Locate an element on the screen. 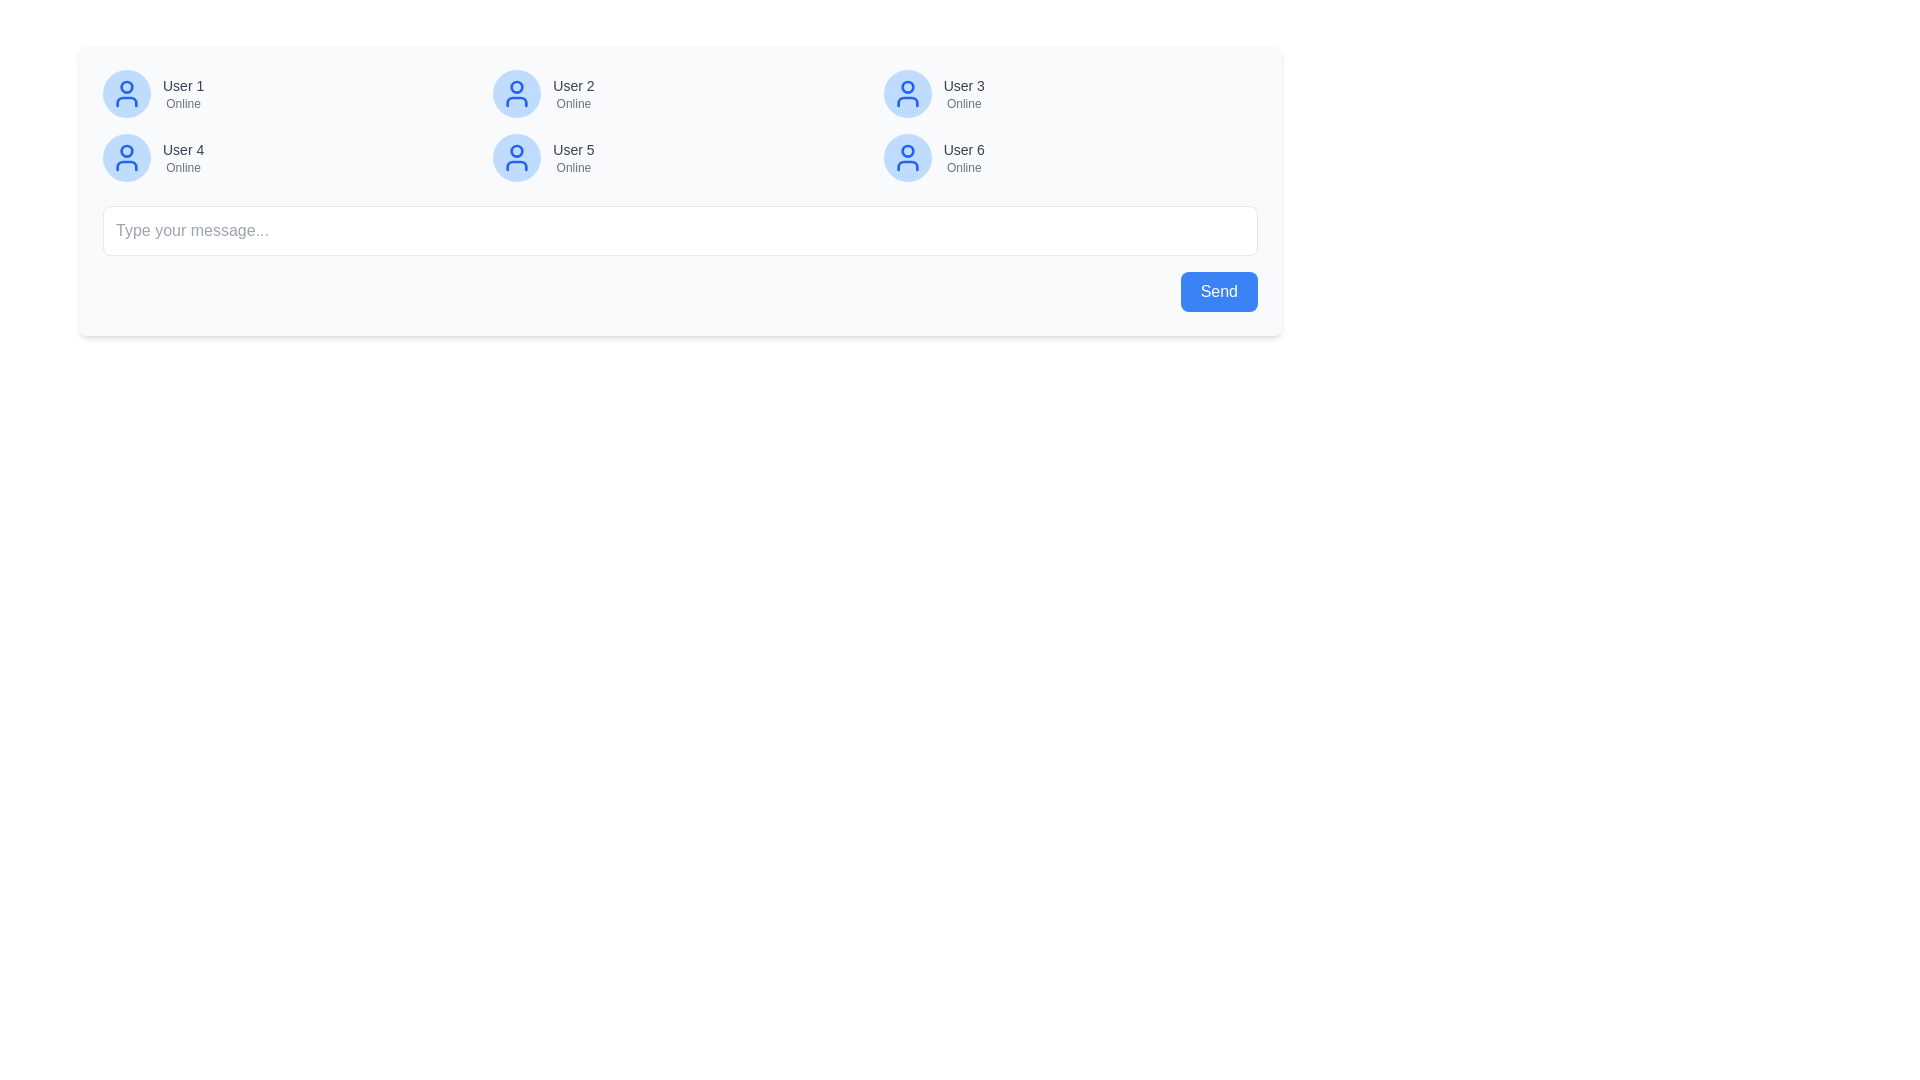 This screenshot has width=1920, height=1080. the decorative graphical element representing the head of the user avatar icon for the sixth user in the interface, located in the lower-right section of the user list grid is located at coordinates (906, 150).